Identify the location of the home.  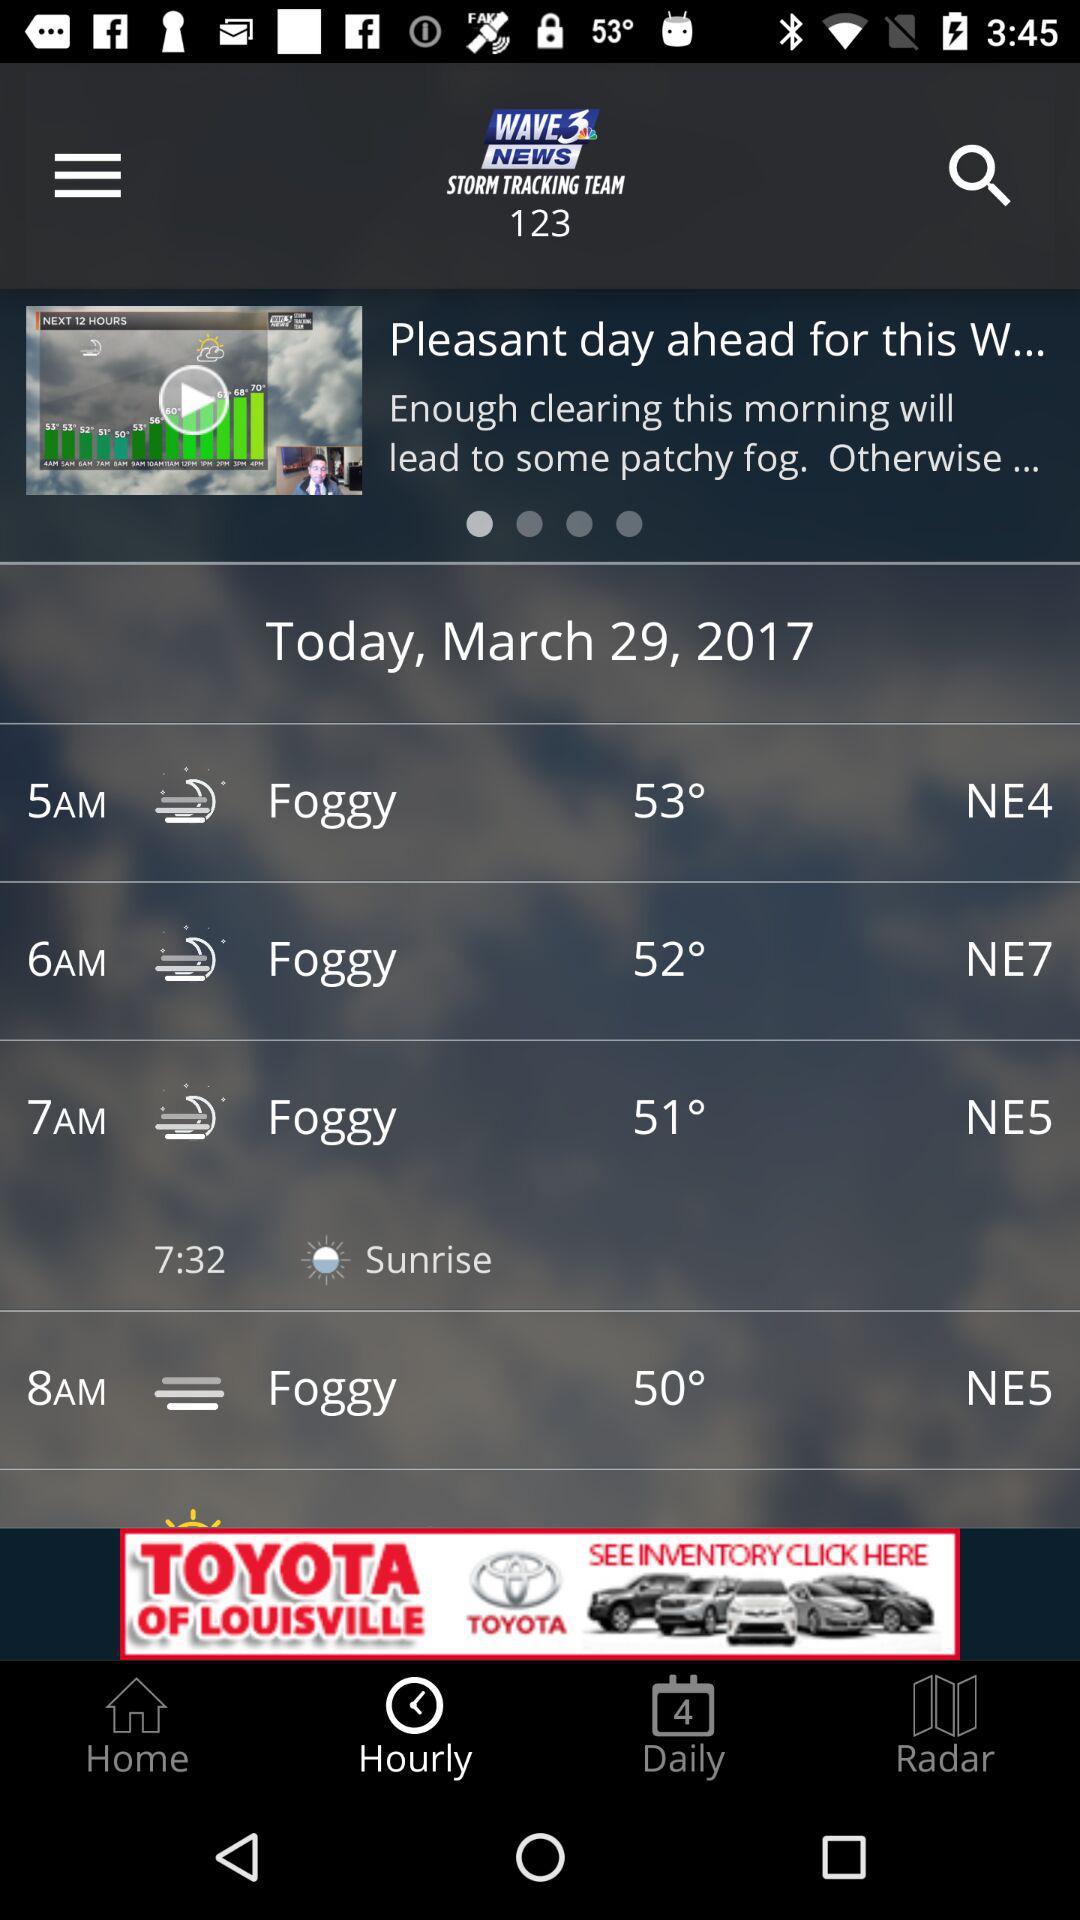
(135, 1726).